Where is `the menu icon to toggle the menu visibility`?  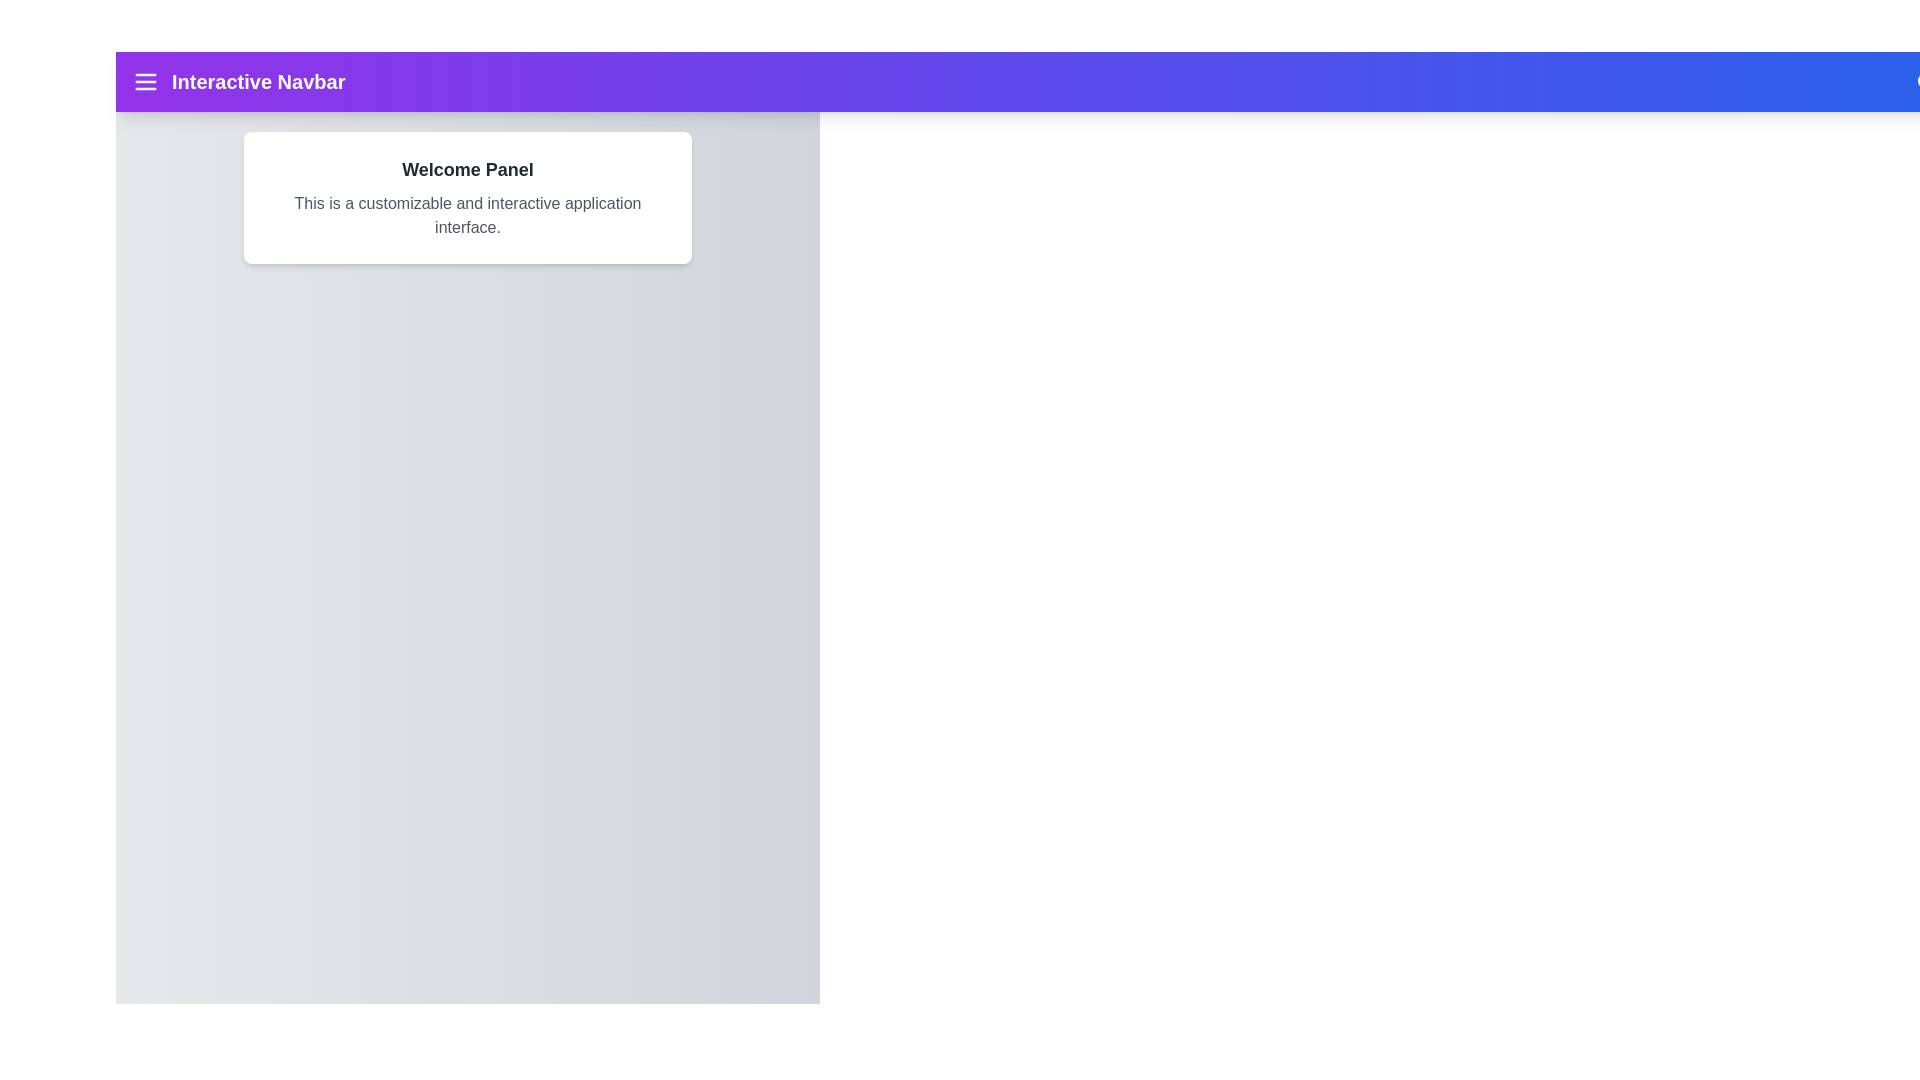 the menu icon to toggle the menu visibility is located at coordinates (144, 80).